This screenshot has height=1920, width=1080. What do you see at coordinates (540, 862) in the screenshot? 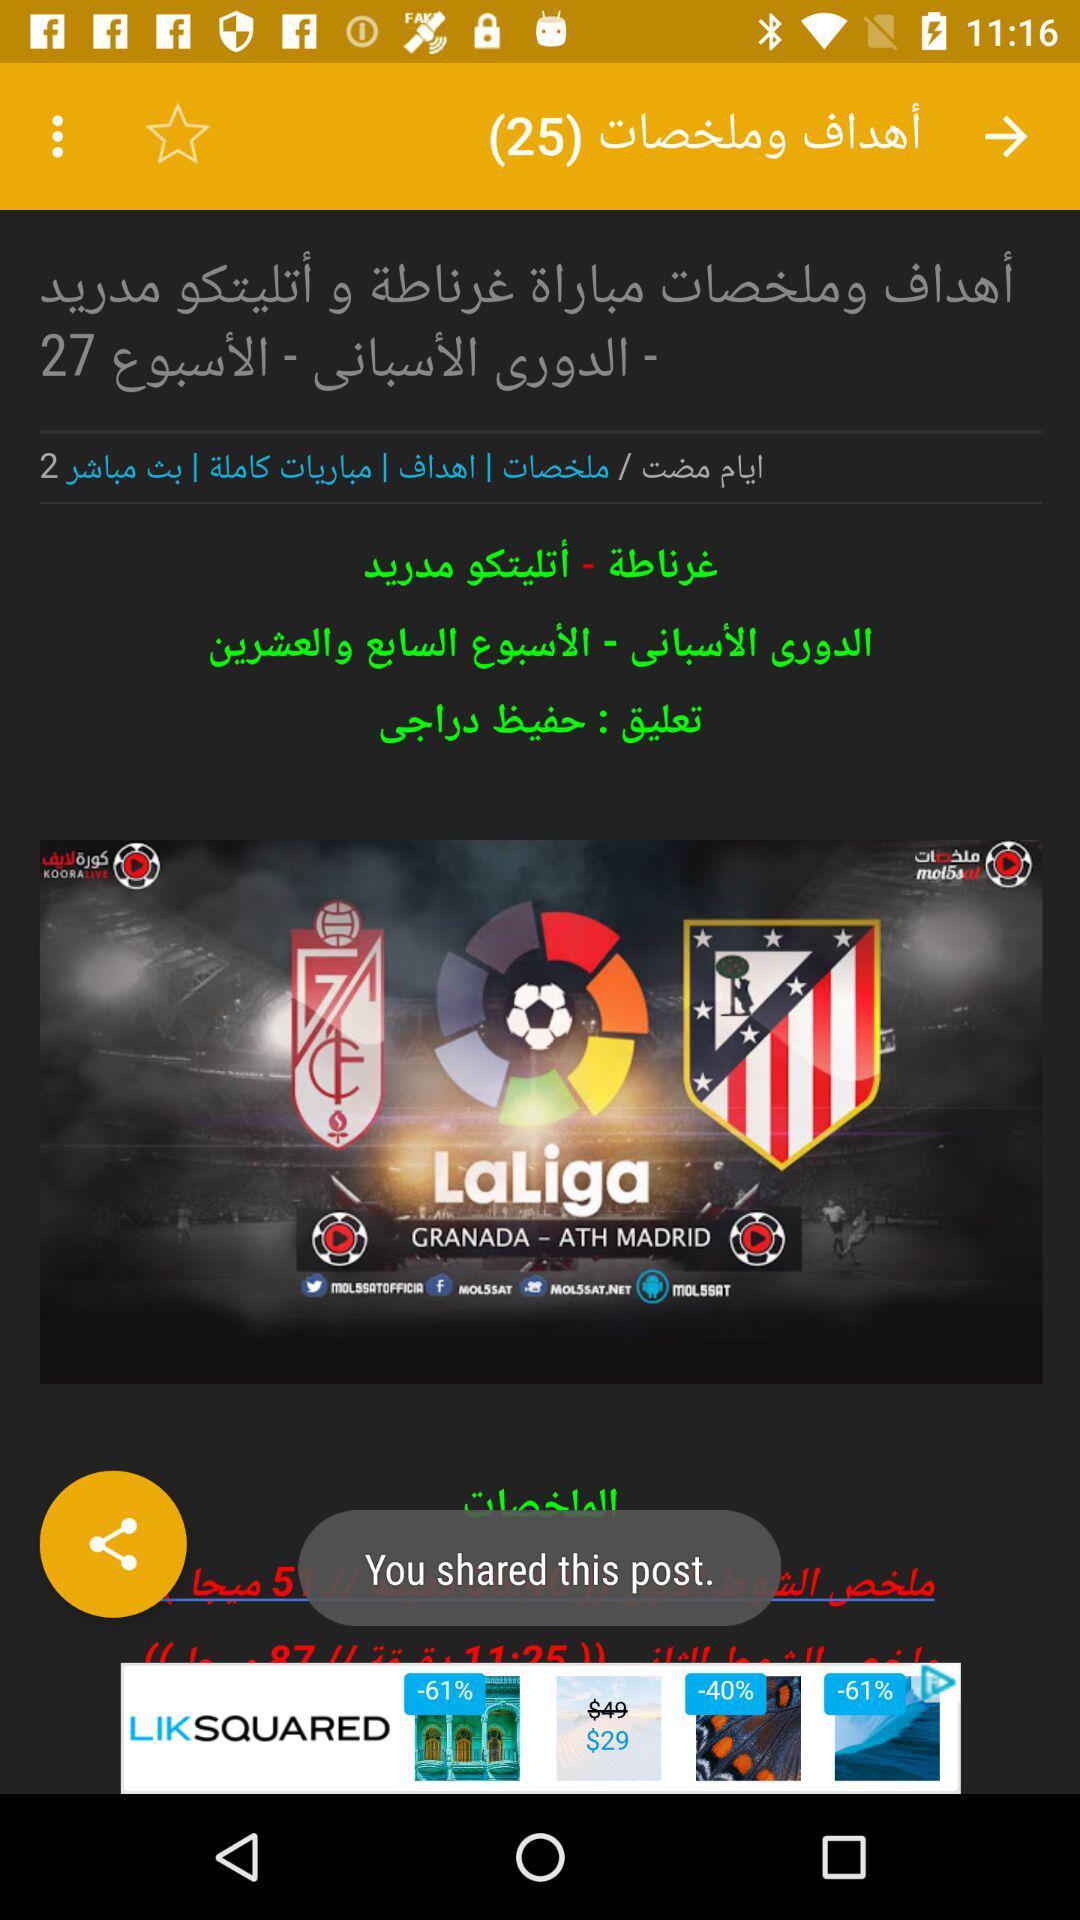
I see `for advertisement` at bounding box center [540, 862].